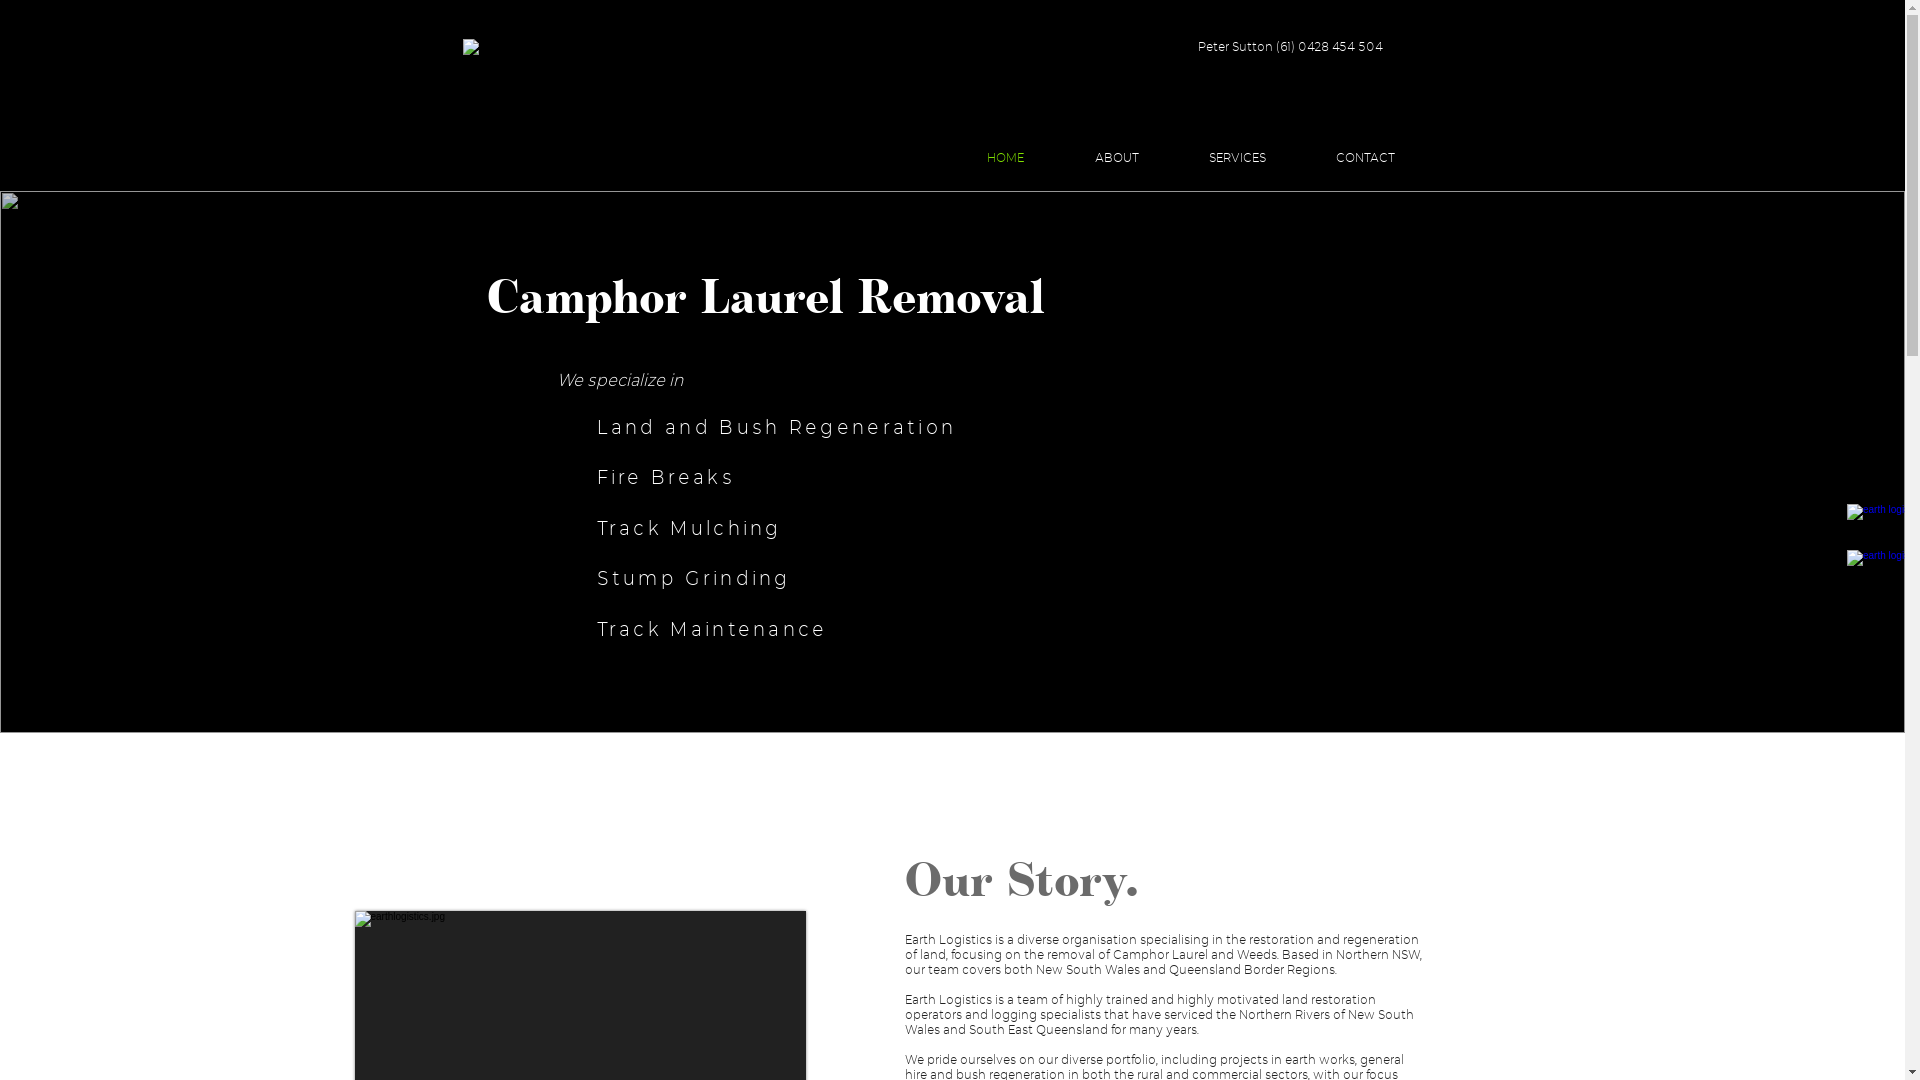  I want to click on 'Peter Sutton (61) 0428 454 504', so click(1290, 45).